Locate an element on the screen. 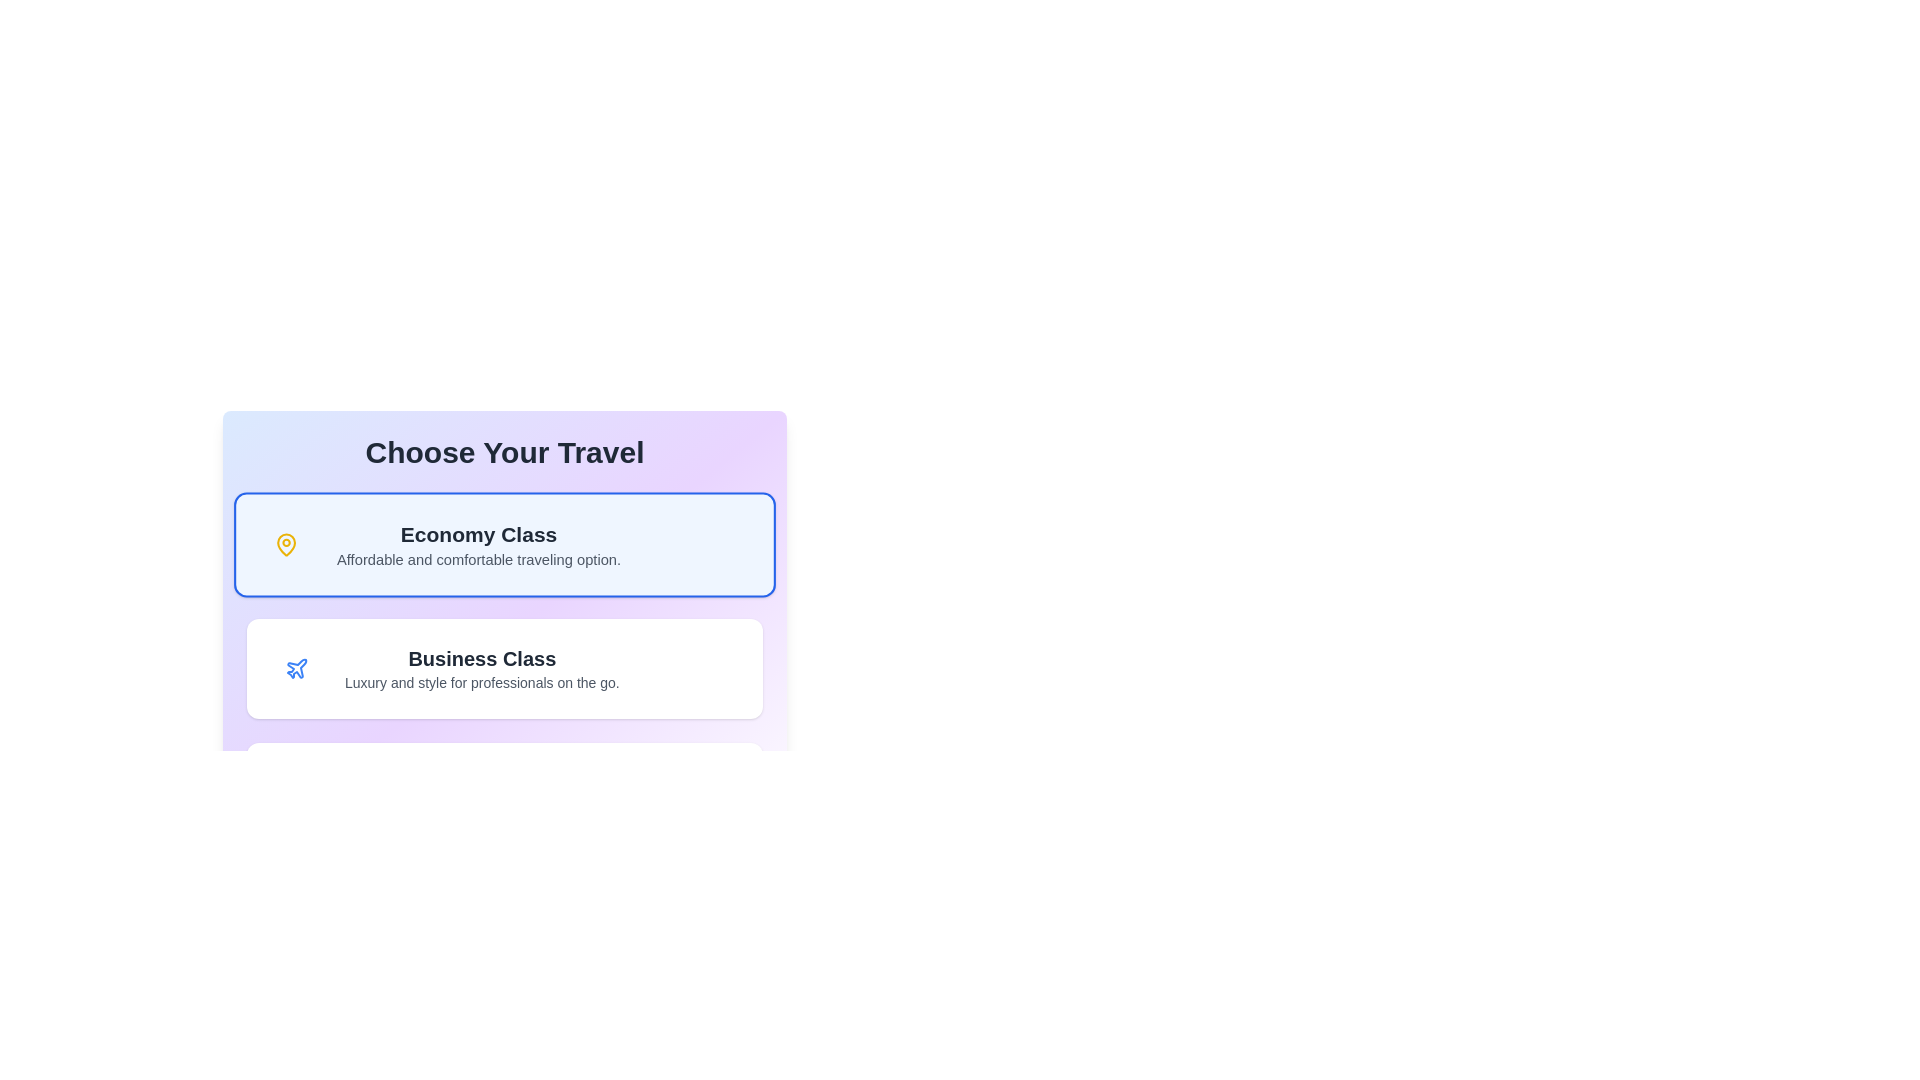  the decorative 'Economy Class' icon located on the left side of the section, next to the text 'Affordable and comfortable traveling option.' is located at coordinates (285, 544).